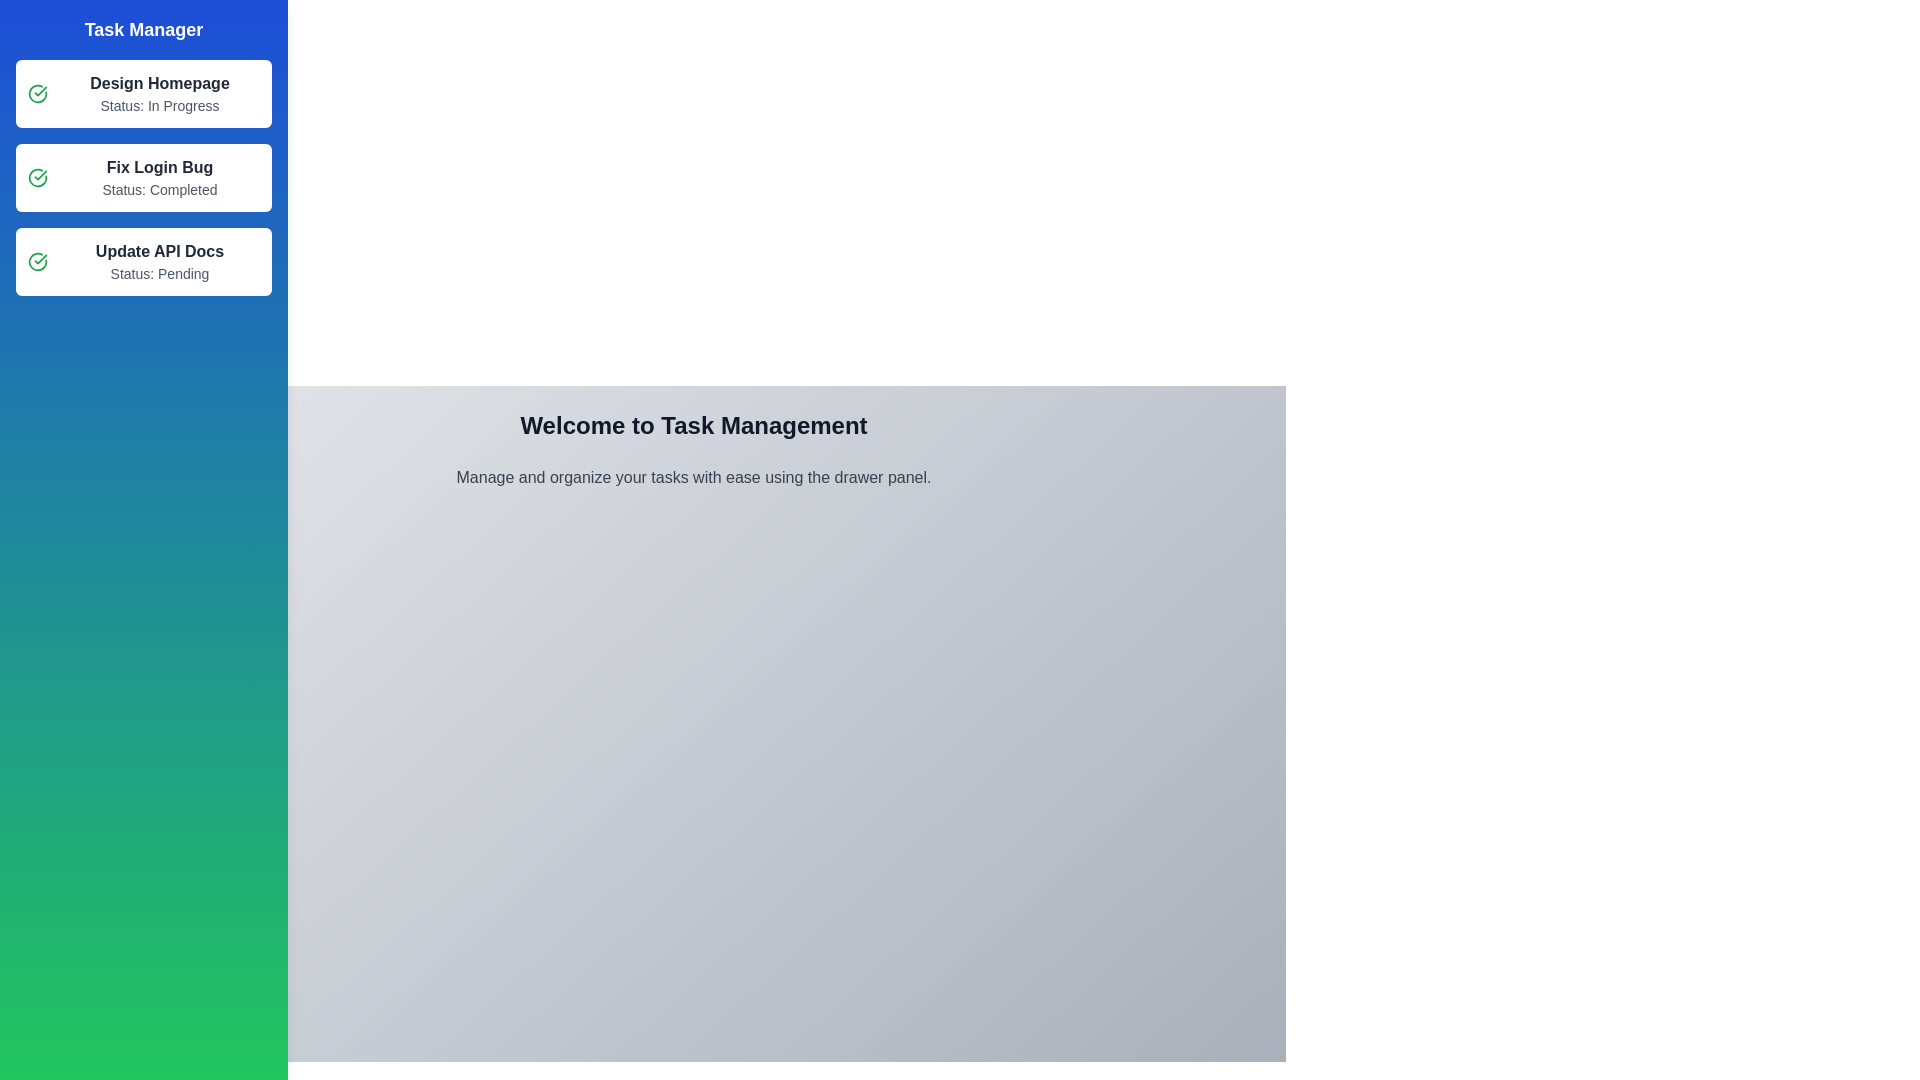  Describe the element at coordinates (39, 39) in the screenshot. I see `the button in the top-left corner to toggle the drawer open and close states` at that location.